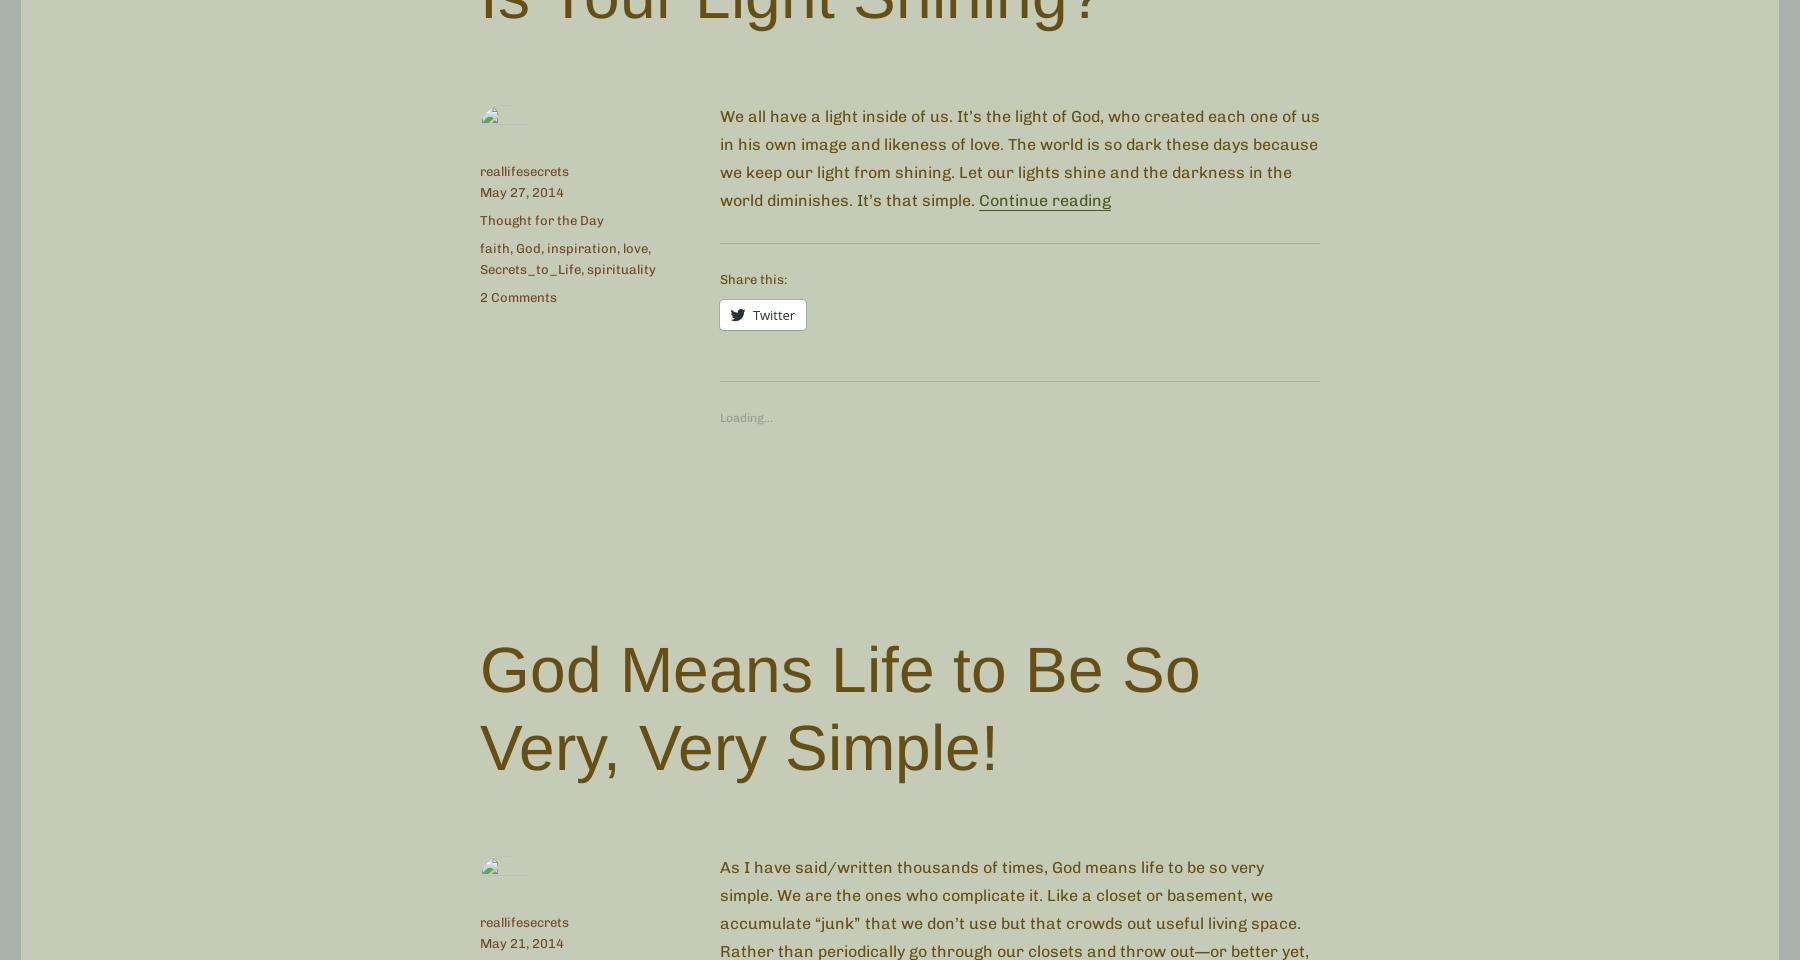 The height and width of the screenshot is (960, 1800). What do you see at coordinates (479, 246) in the screenshot?
I see `'faith'` at bounding box center [479, 246].